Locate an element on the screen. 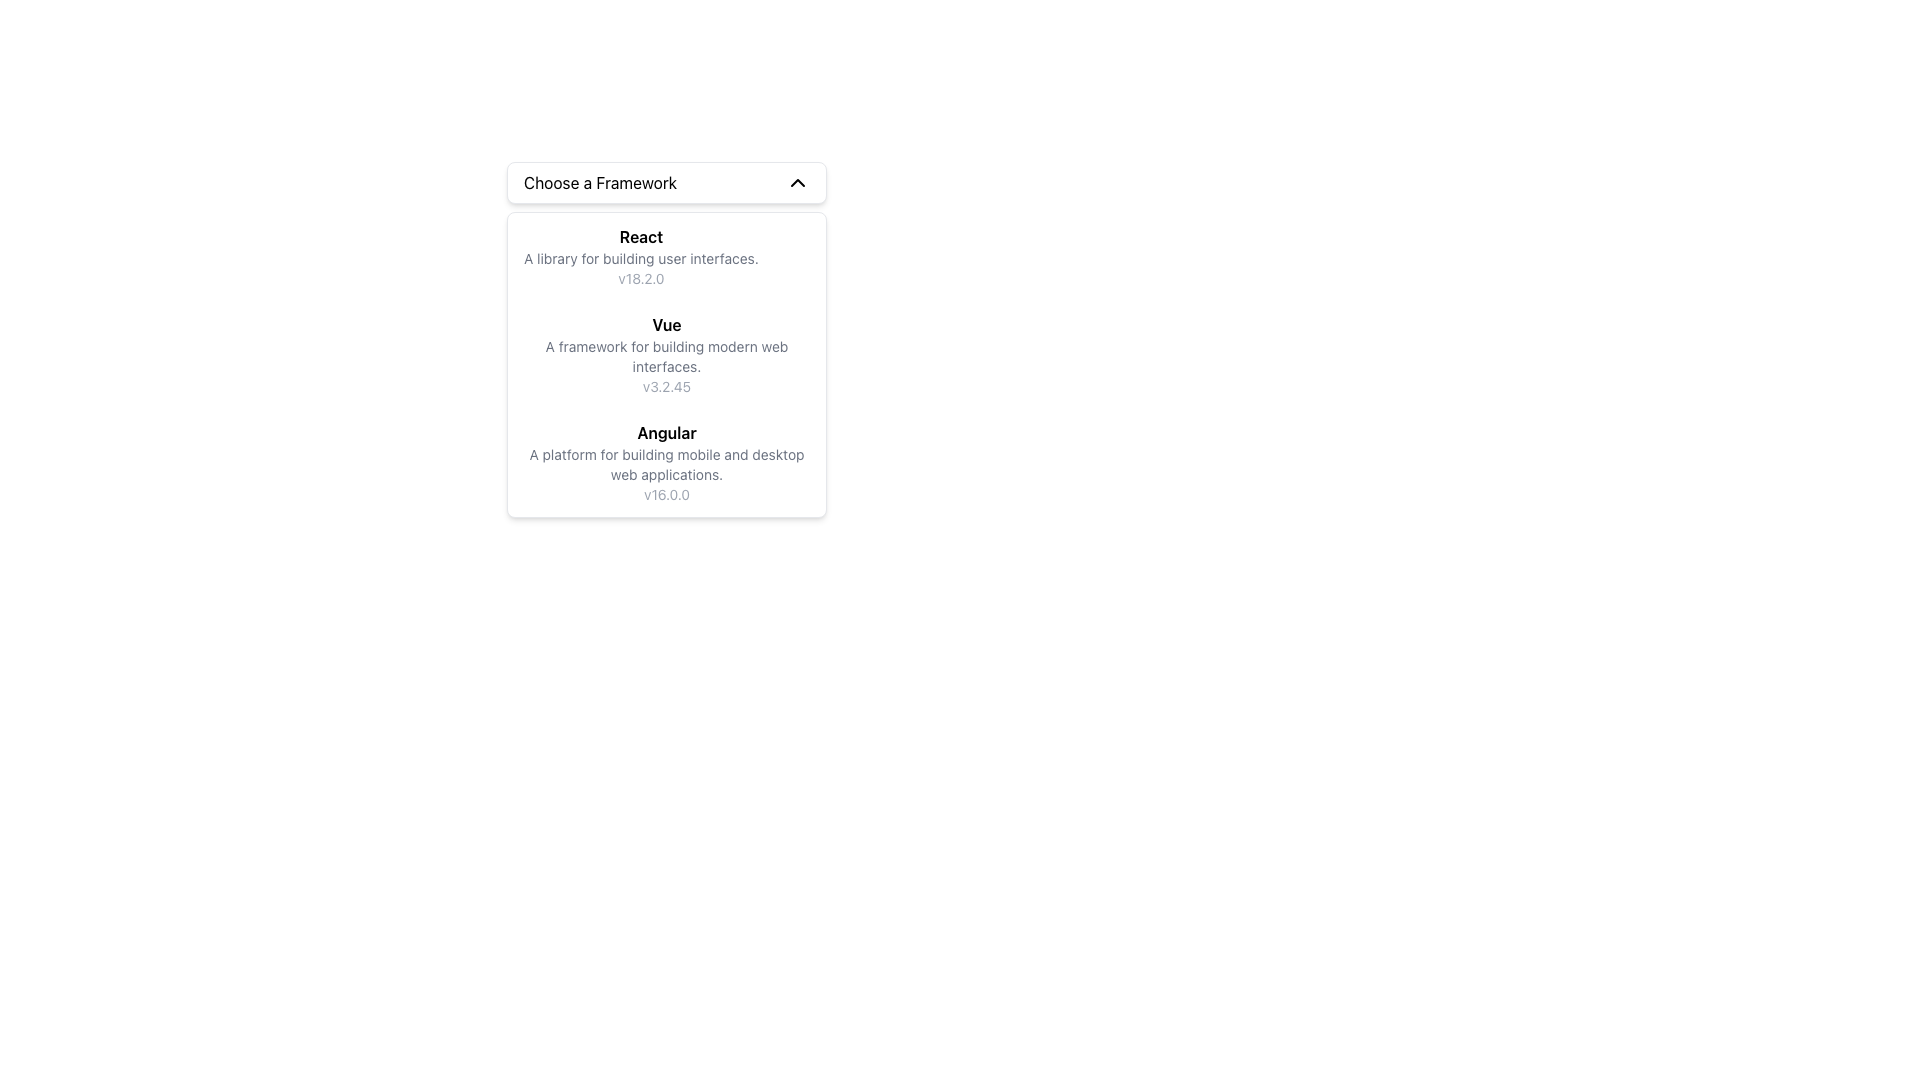 This screenshot has width=1920, height=1080. the Dropdown header is located at coordinates (667, 182).